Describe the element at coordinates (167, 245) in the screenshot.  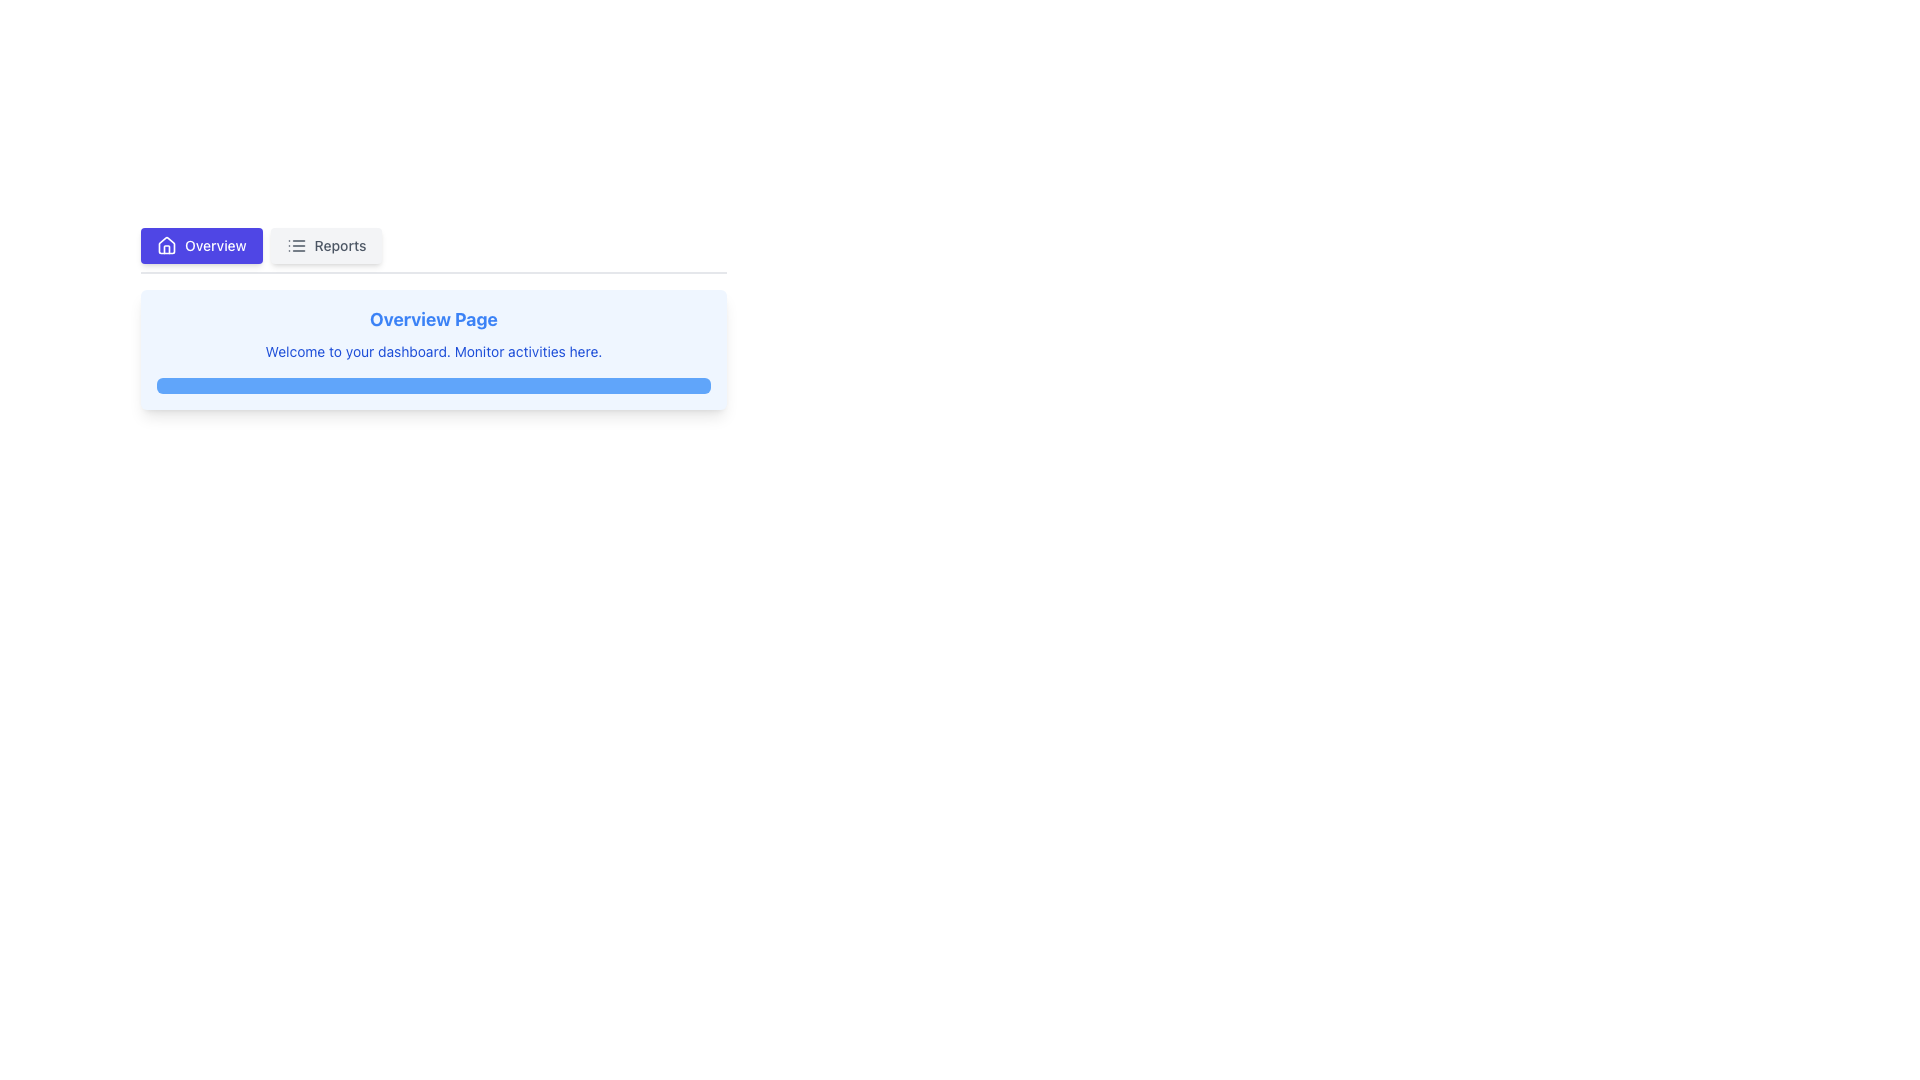
I see `the icon representing the 'Overview' tab located in the upper-left corner, adjacent to the 'Reports' tab and to the left of the 'Overview' text` at that location.